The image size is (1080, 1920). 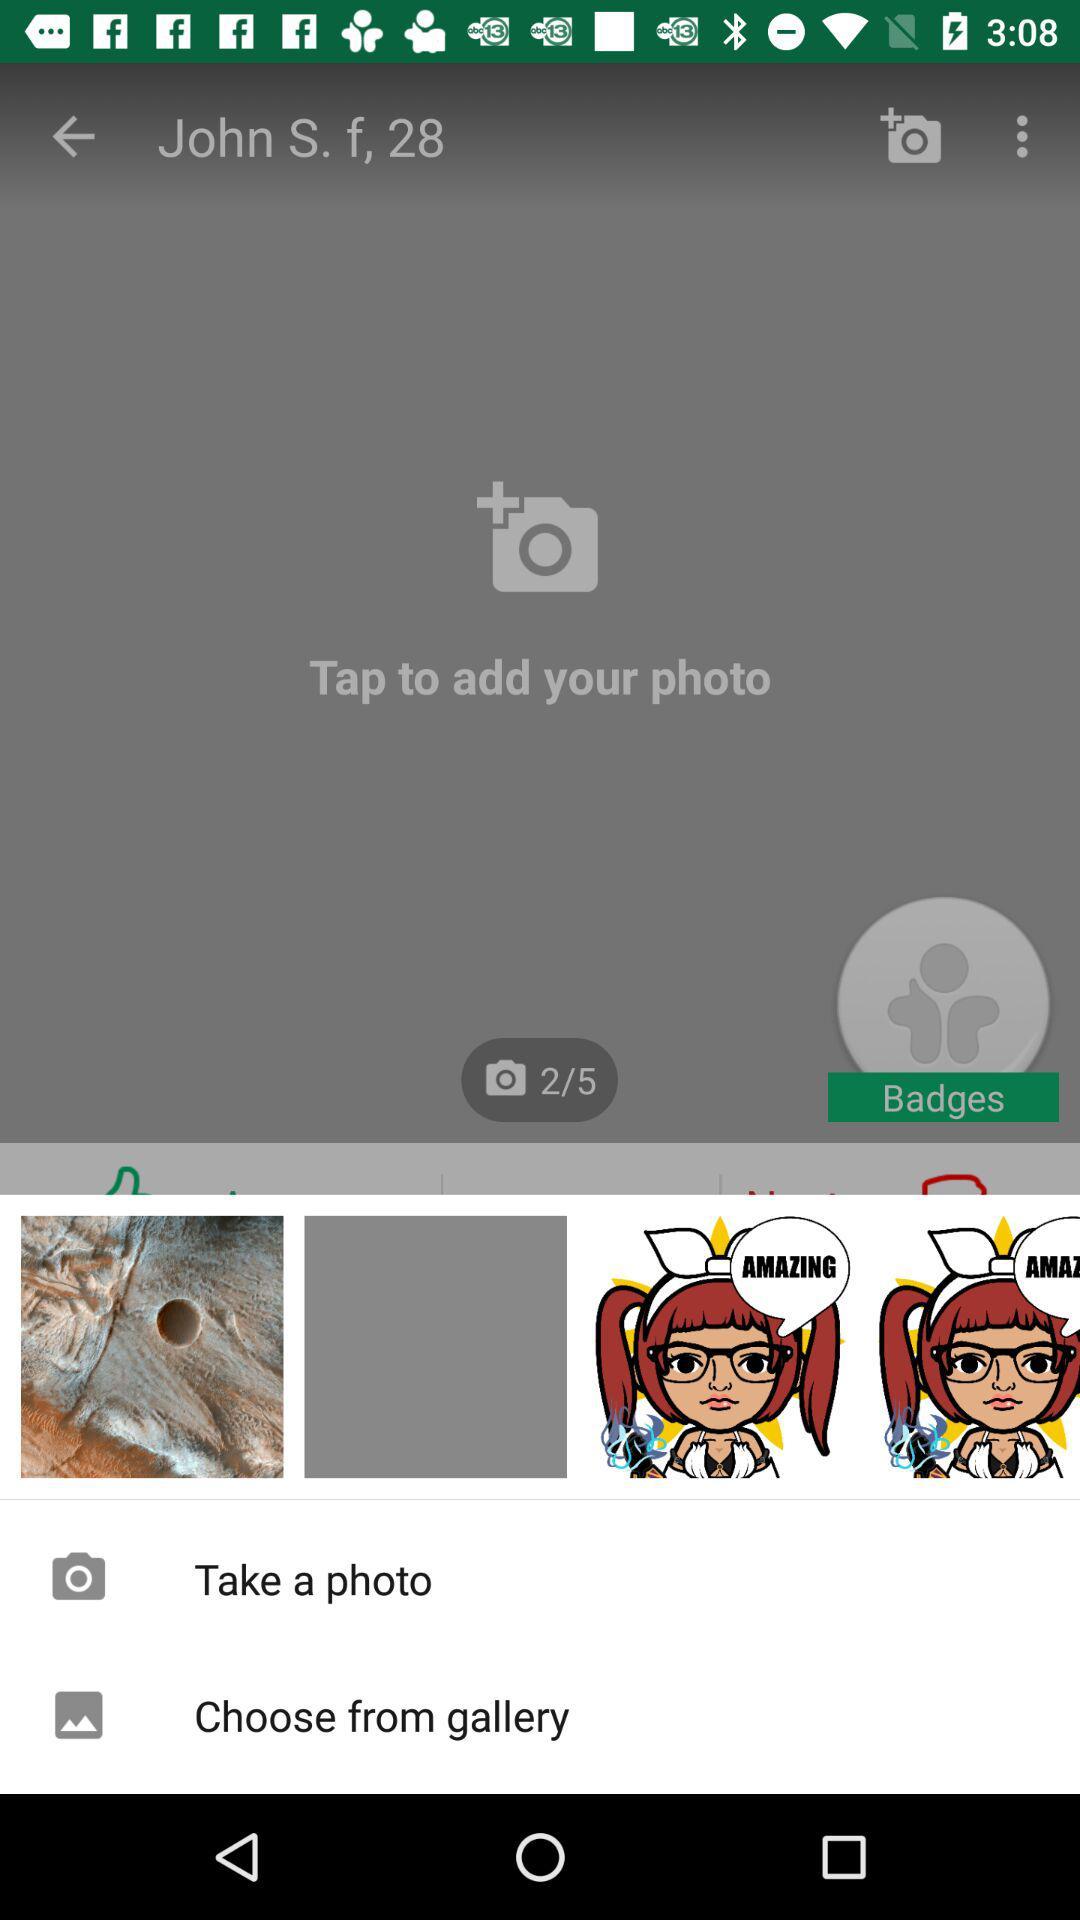 What do you see at coordinates (151, 1347) in the screenshot?
I see `to picture` at bounding box center [151, 1347].